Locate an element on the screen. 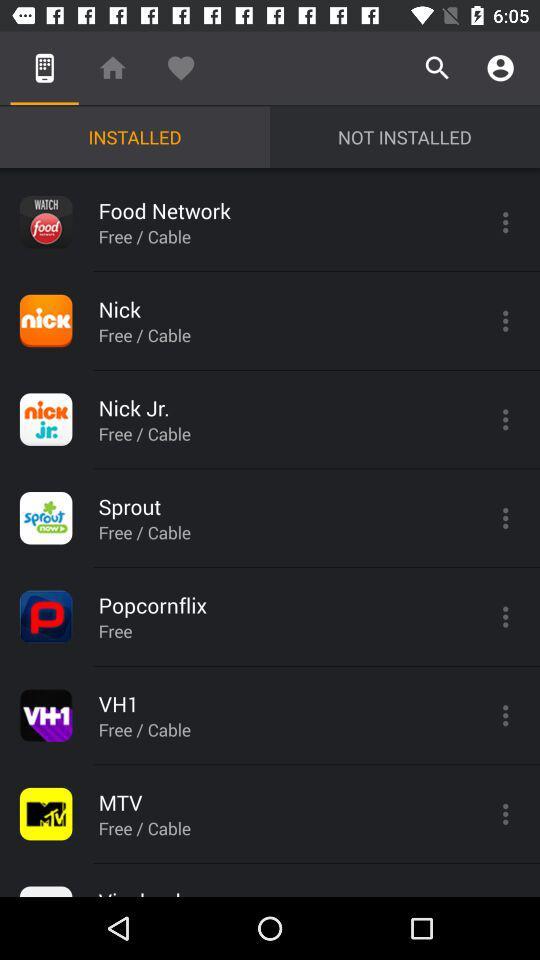 The height and width of the screenshot is (960, 540). icon above the installed icon is located at coordinates (181, 68).